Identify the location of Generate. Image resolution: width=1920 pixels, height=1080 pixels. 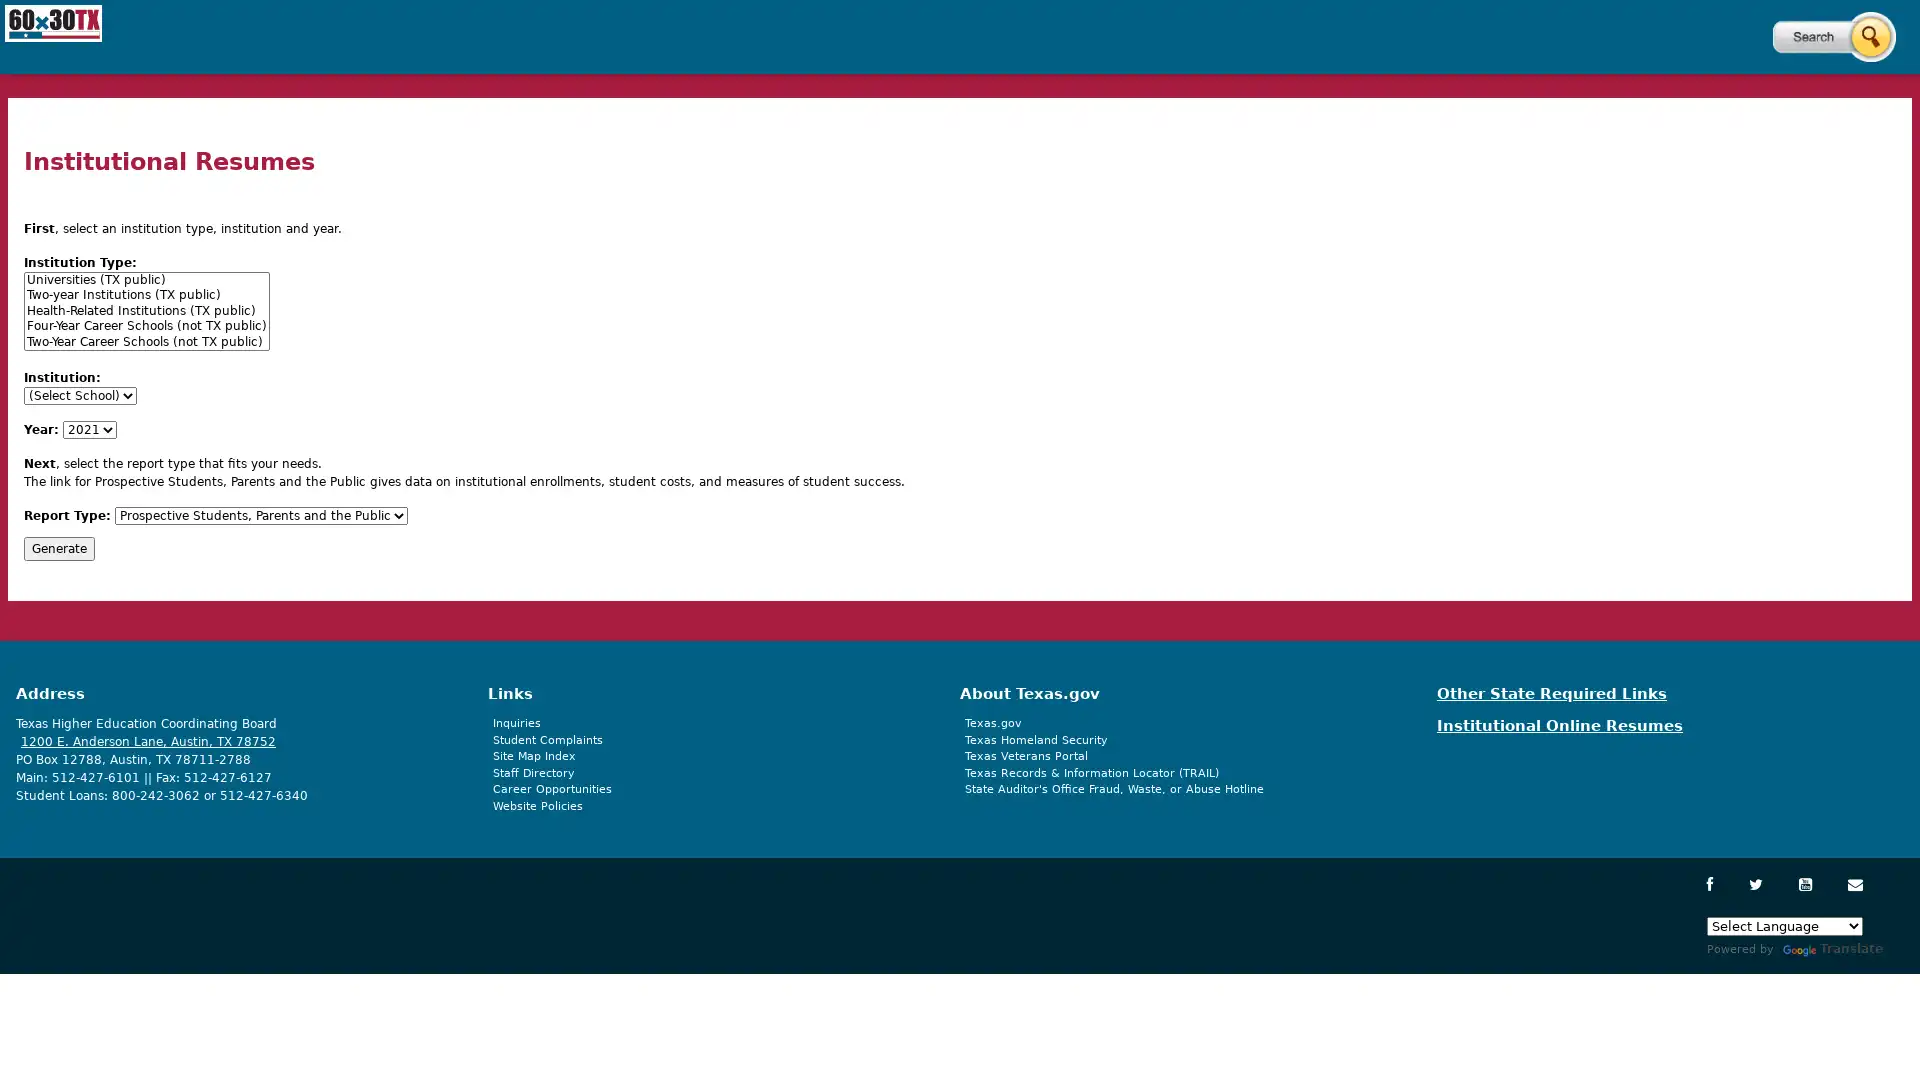
(59, 547).